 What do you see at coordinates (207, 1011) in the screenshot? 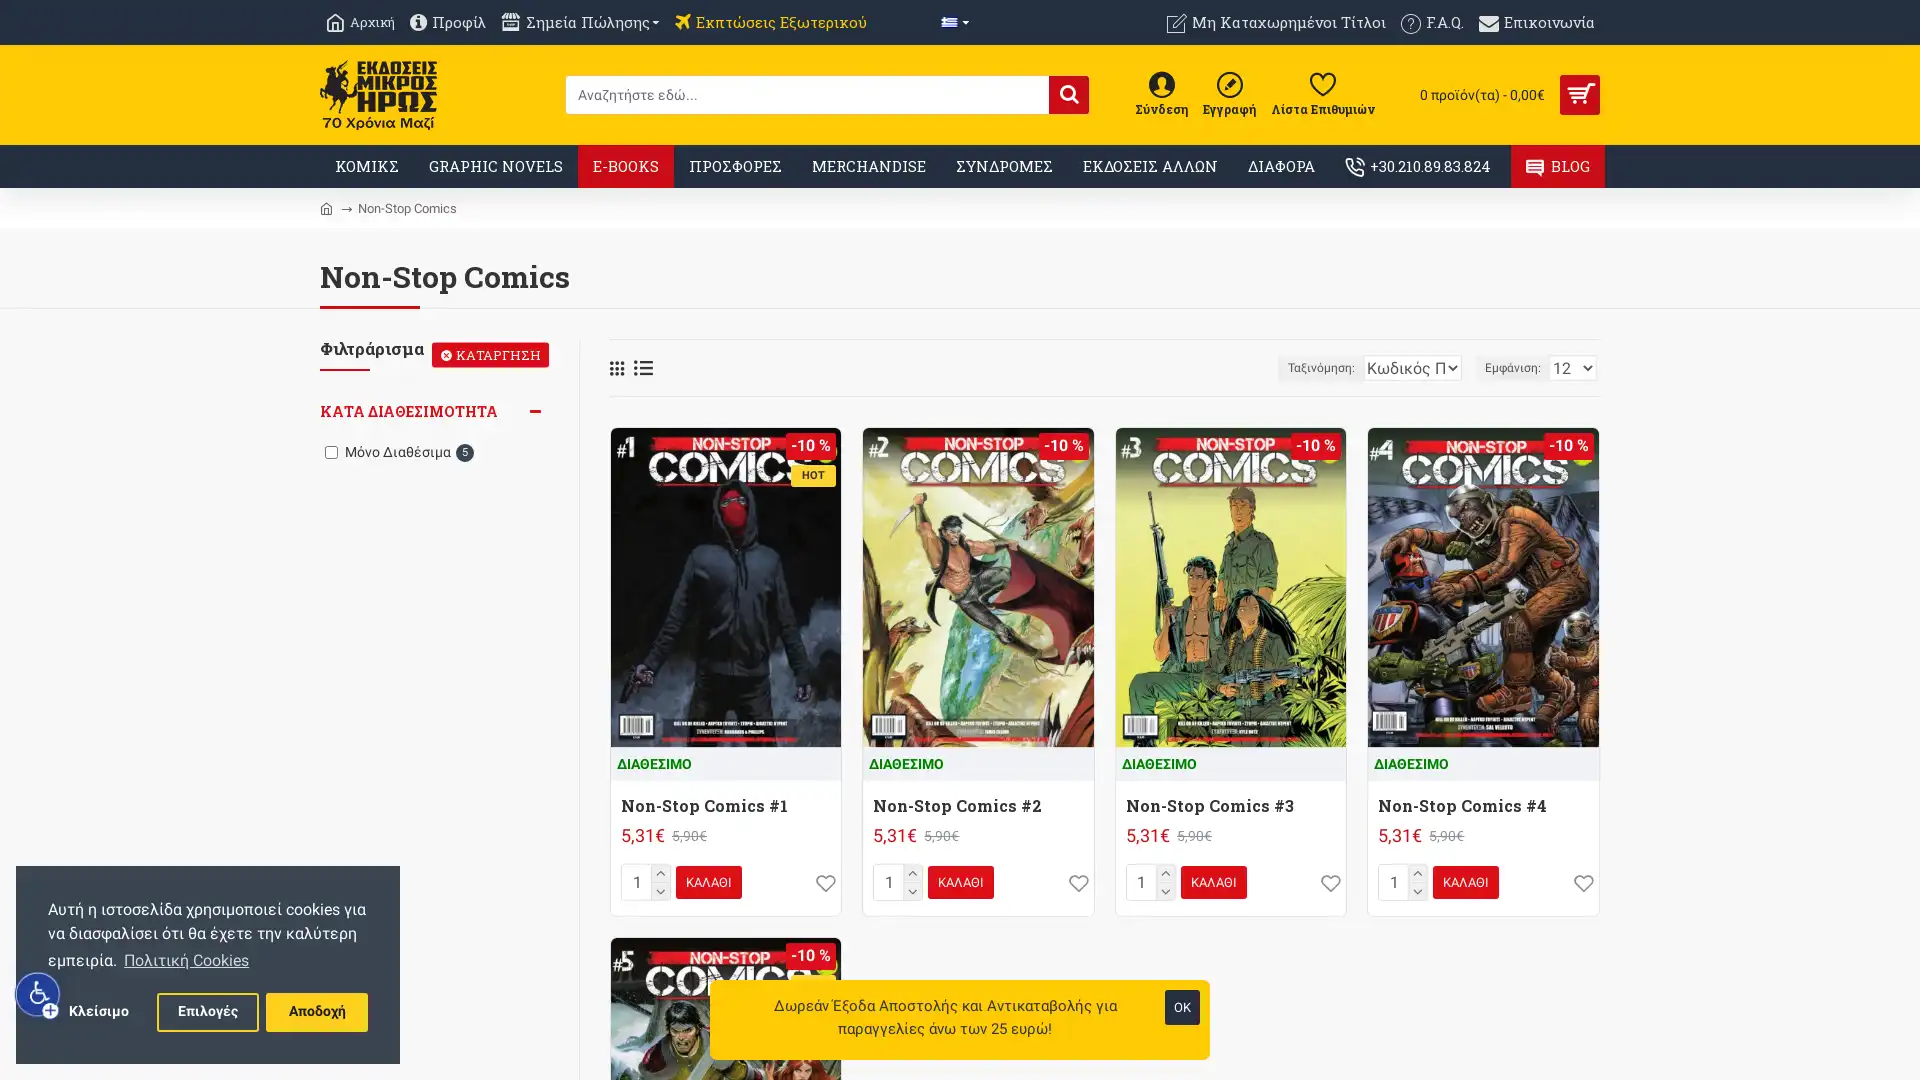
I see `settings cookies` at bounding box center [207, 1011].